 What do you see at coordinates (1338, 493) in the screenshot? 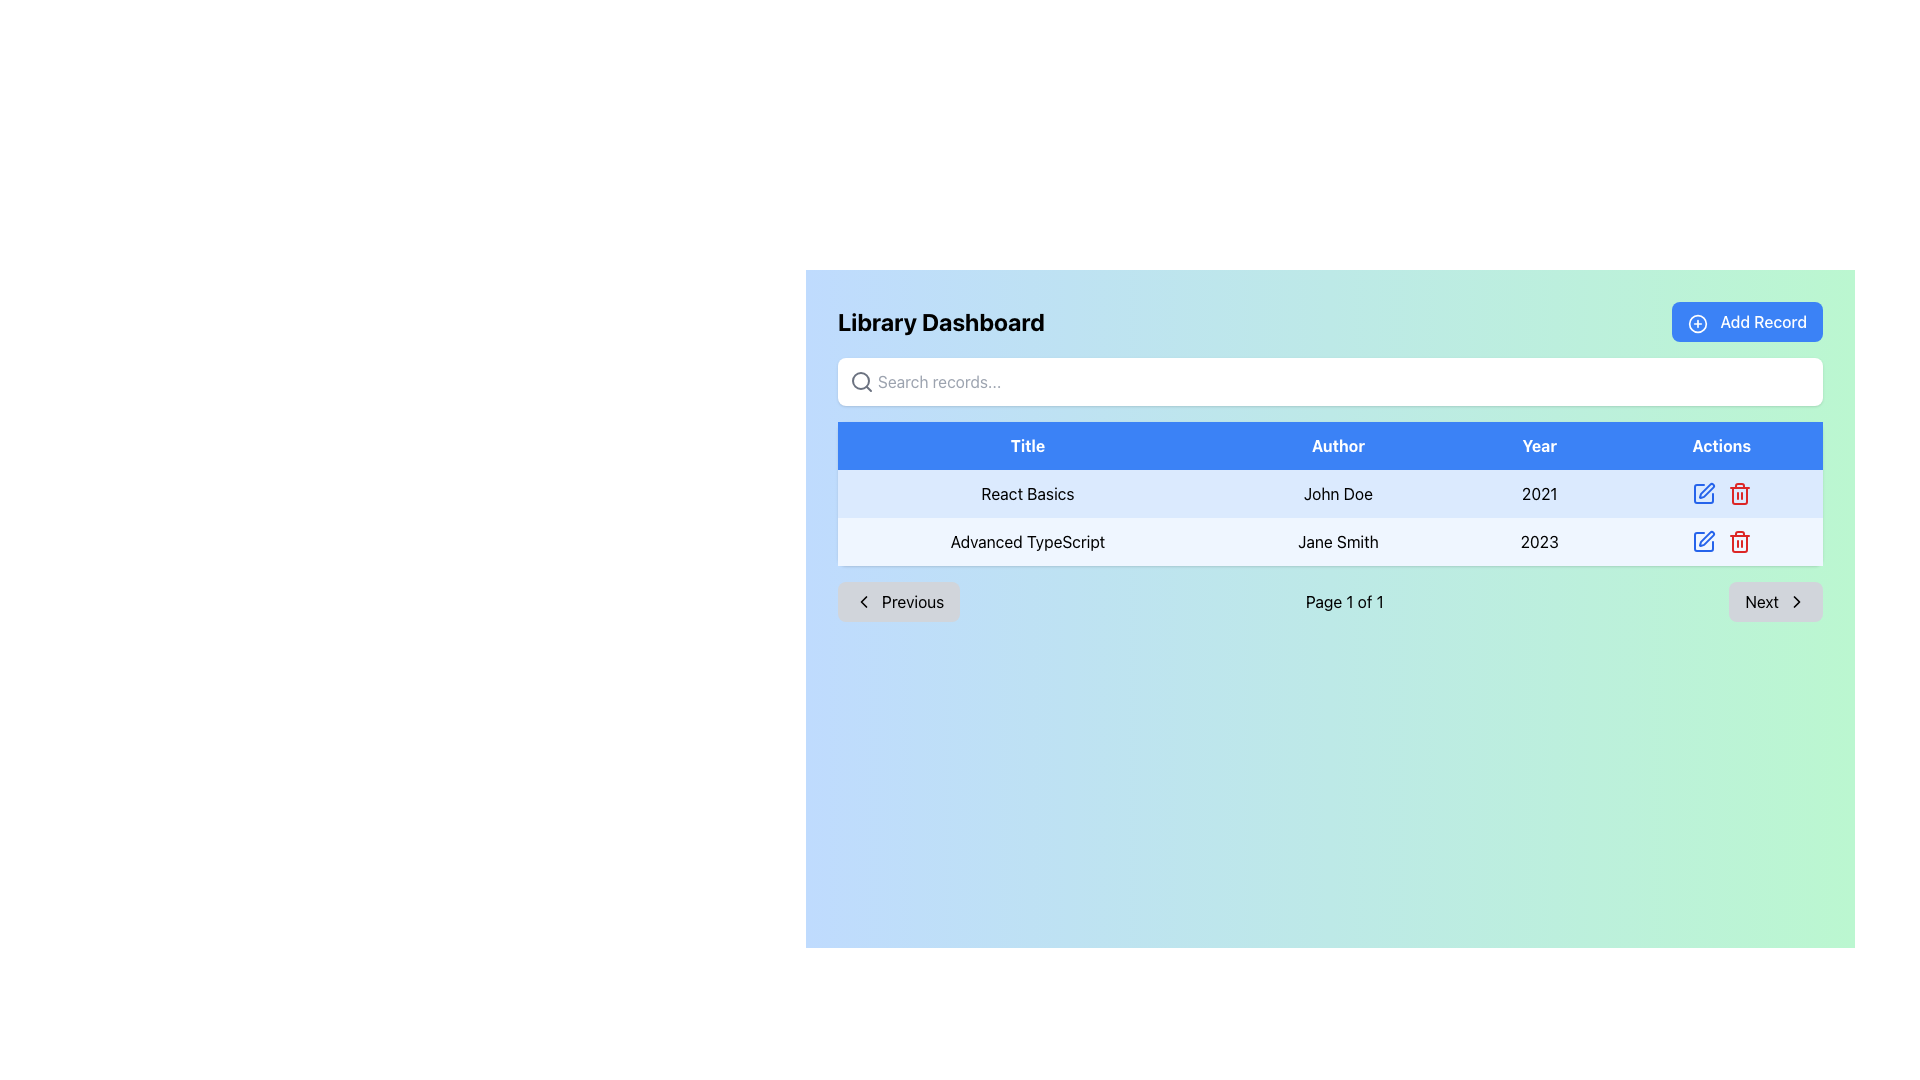
I see `the author name text element located in the second column of the row titled 'React Basics'` at bounding box center [1338, 493].